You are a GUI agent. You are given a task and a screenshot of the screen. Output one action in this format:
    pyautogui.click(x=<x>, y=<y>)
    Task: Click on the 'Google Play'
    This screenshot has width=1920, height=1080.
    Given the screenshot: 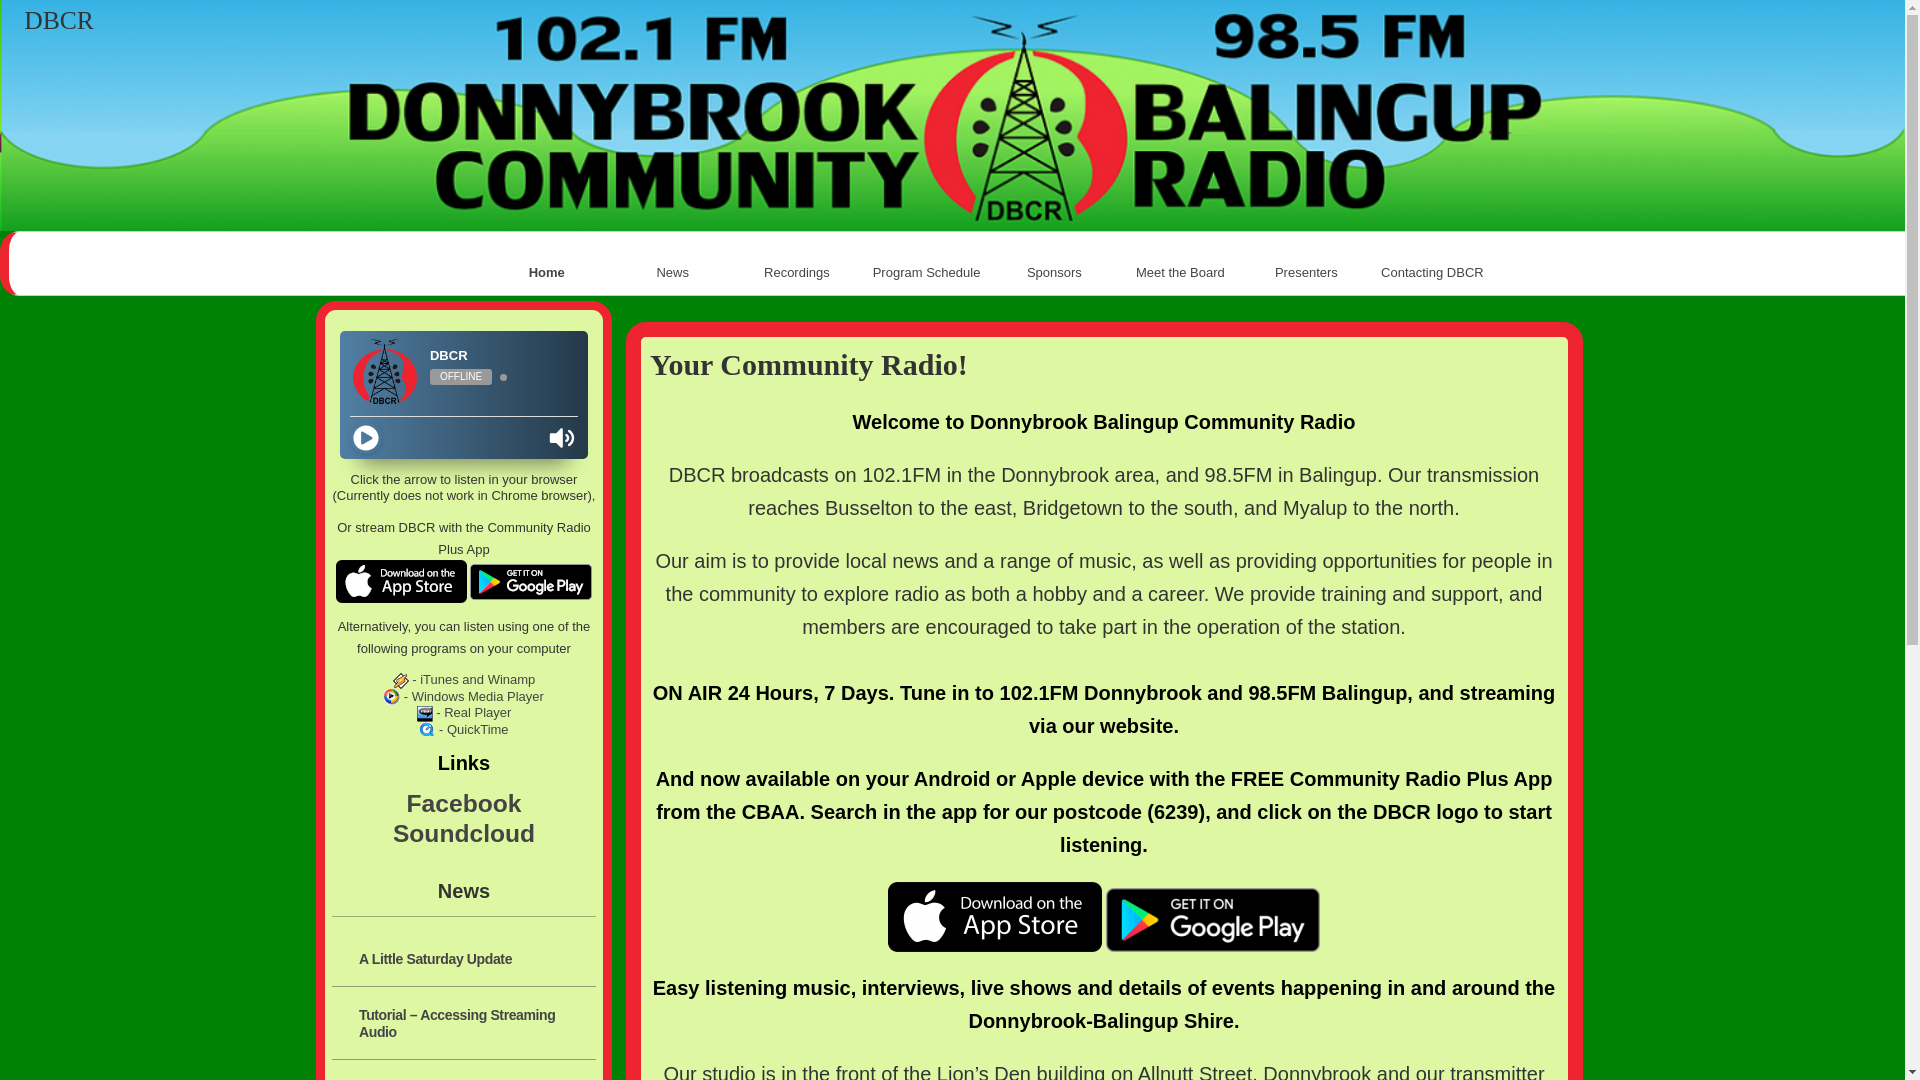 What is the action you would take?
    pyautogui.click(x=531, y=582)
    